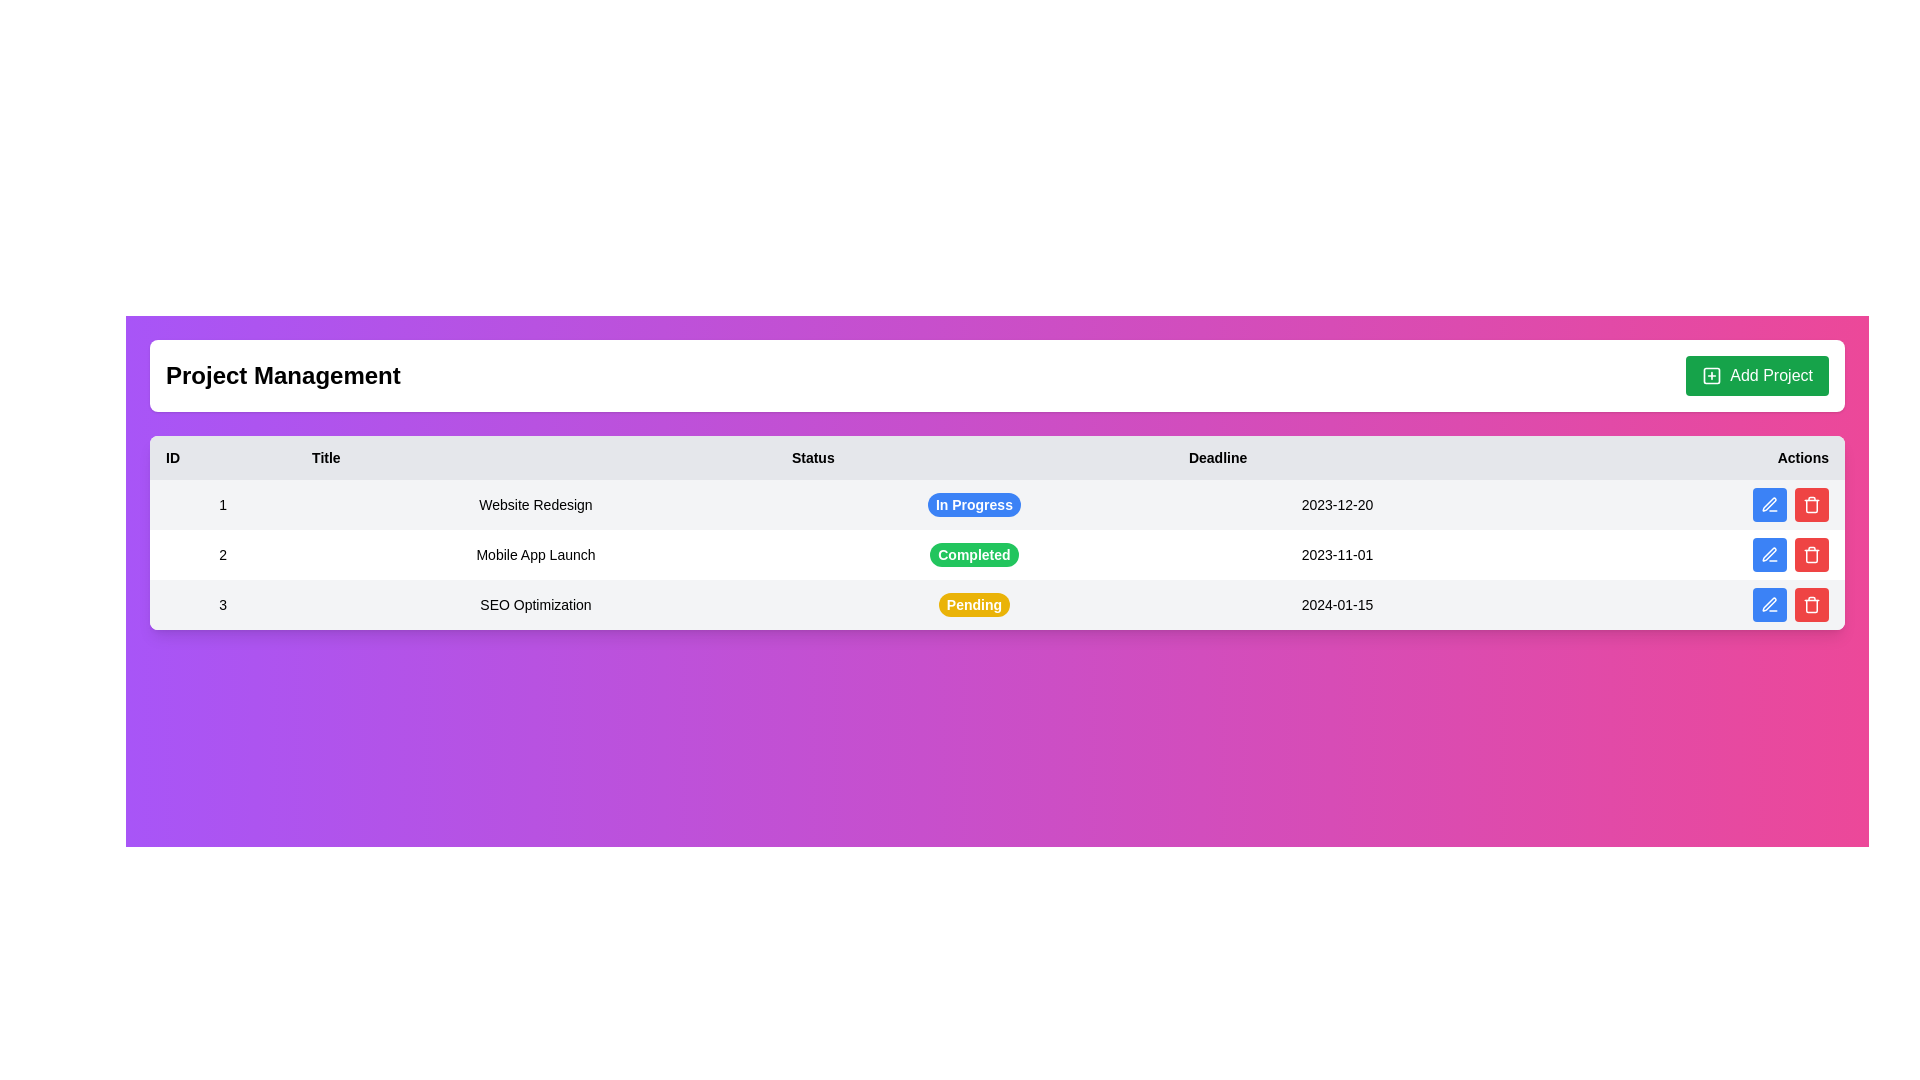  Describe the element at coordinates (1770, 604) in the screenshot. I see `the edit button located in the Actions column of the third row of the table` at that location.